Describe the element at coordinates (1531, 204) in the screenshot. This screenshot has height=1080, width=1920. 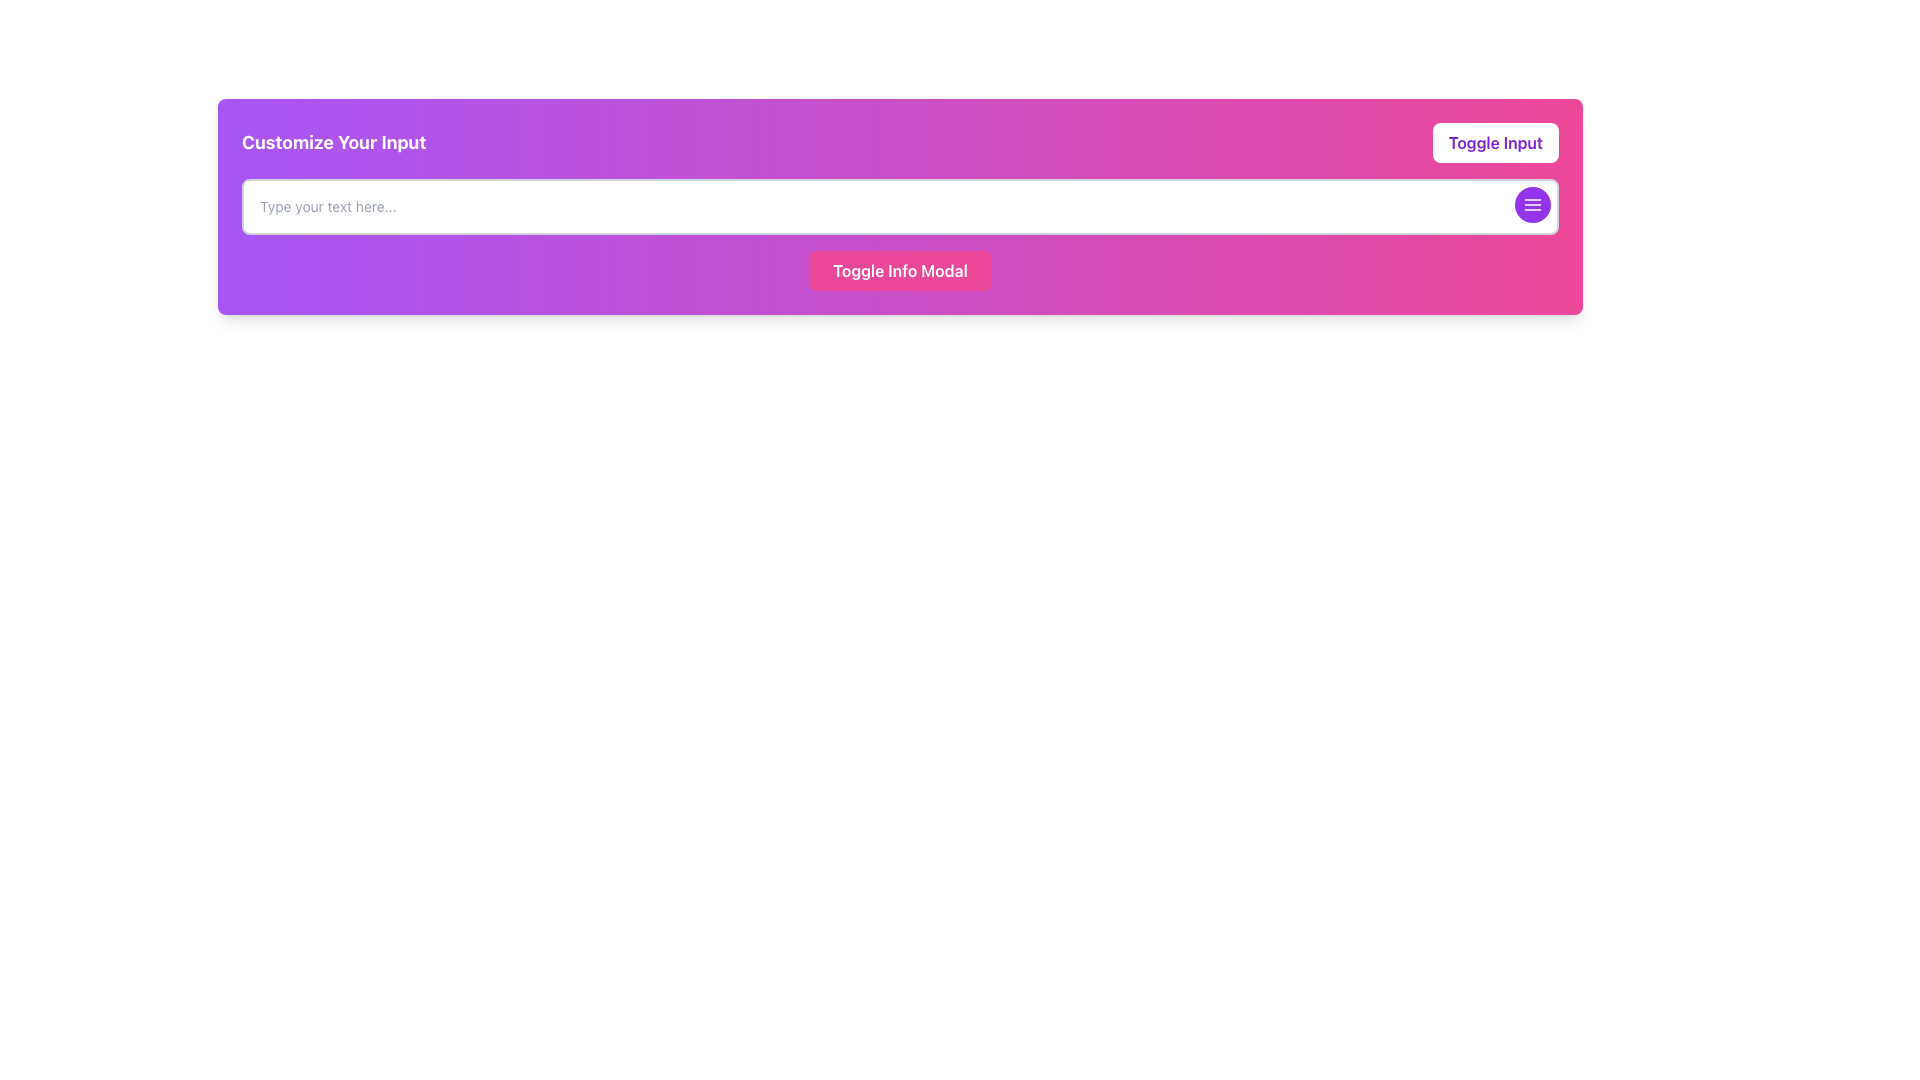
I see `the Menu Toggle icon` at that location.